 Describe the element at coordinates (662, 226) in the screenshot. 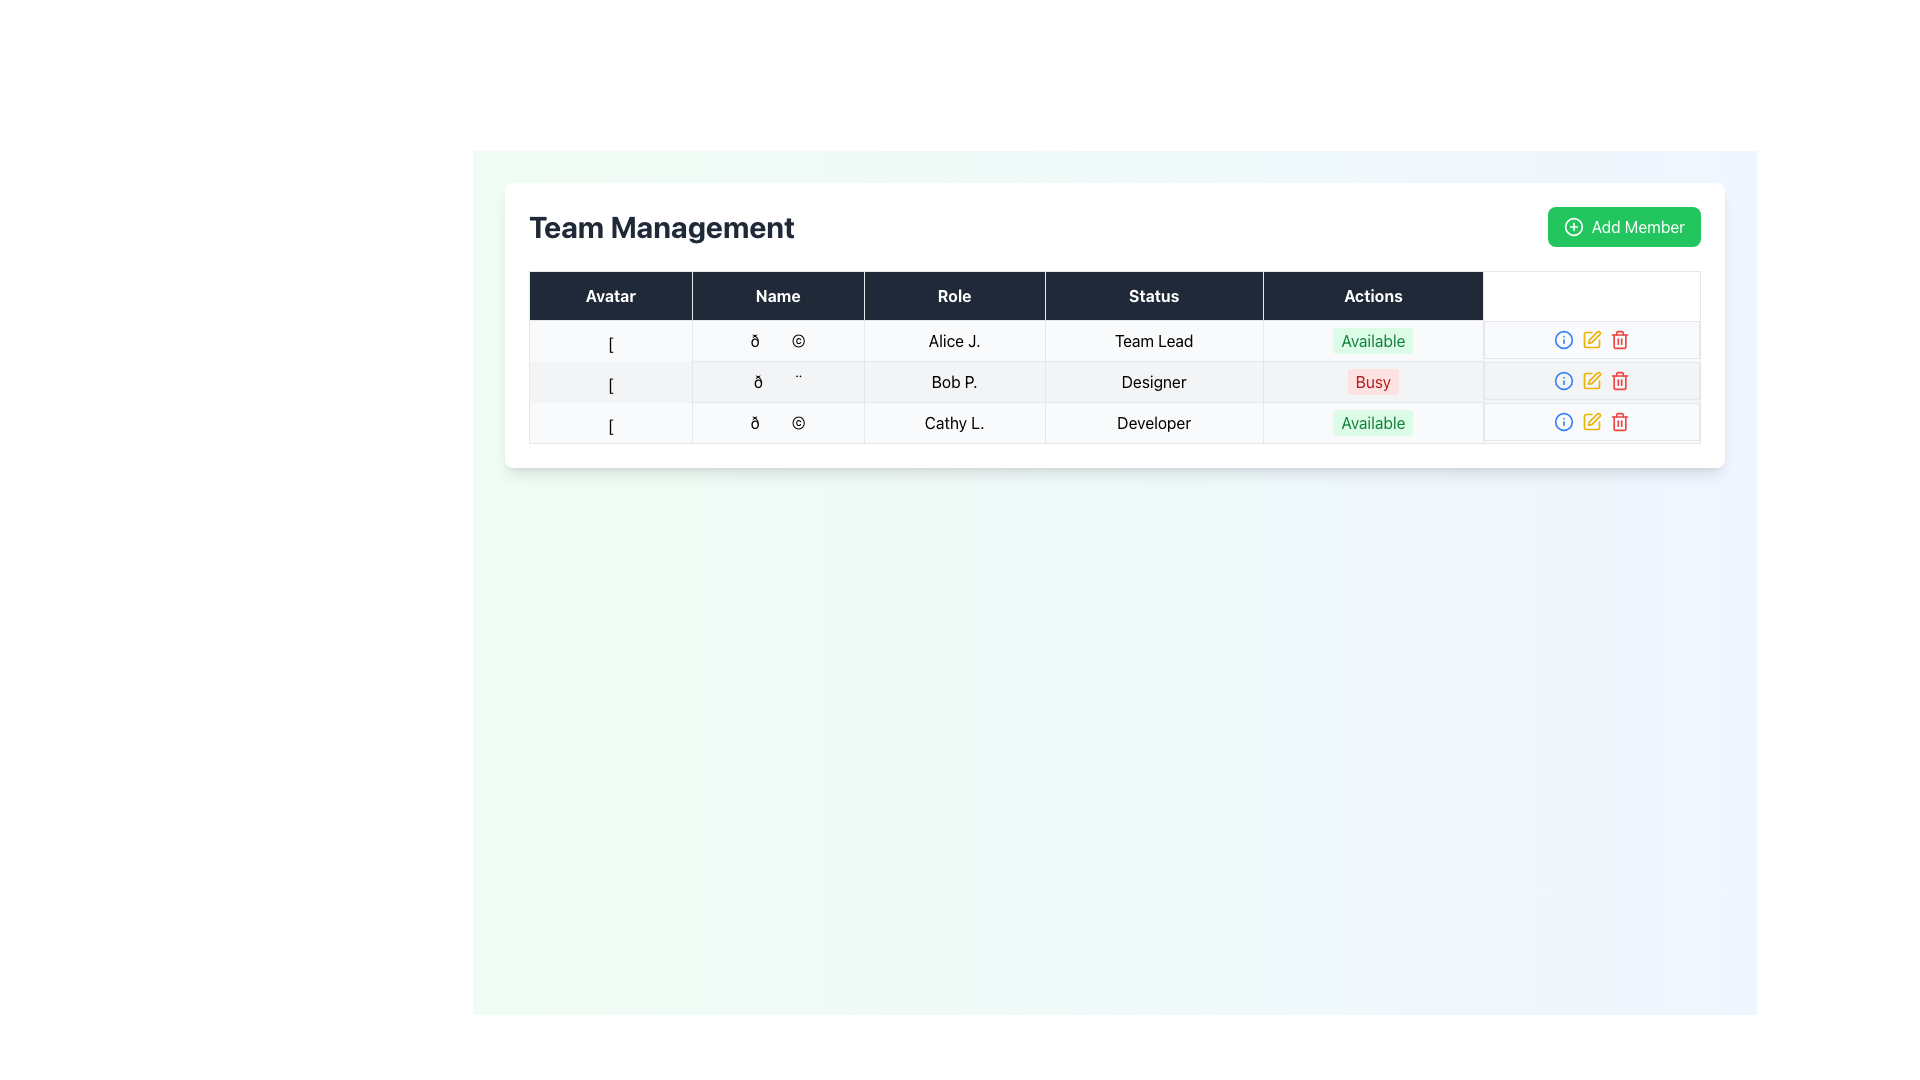

I see `the Header text or label element, which serves as a title indicating the content of the page, positioned on the left above the team details table` at that location.